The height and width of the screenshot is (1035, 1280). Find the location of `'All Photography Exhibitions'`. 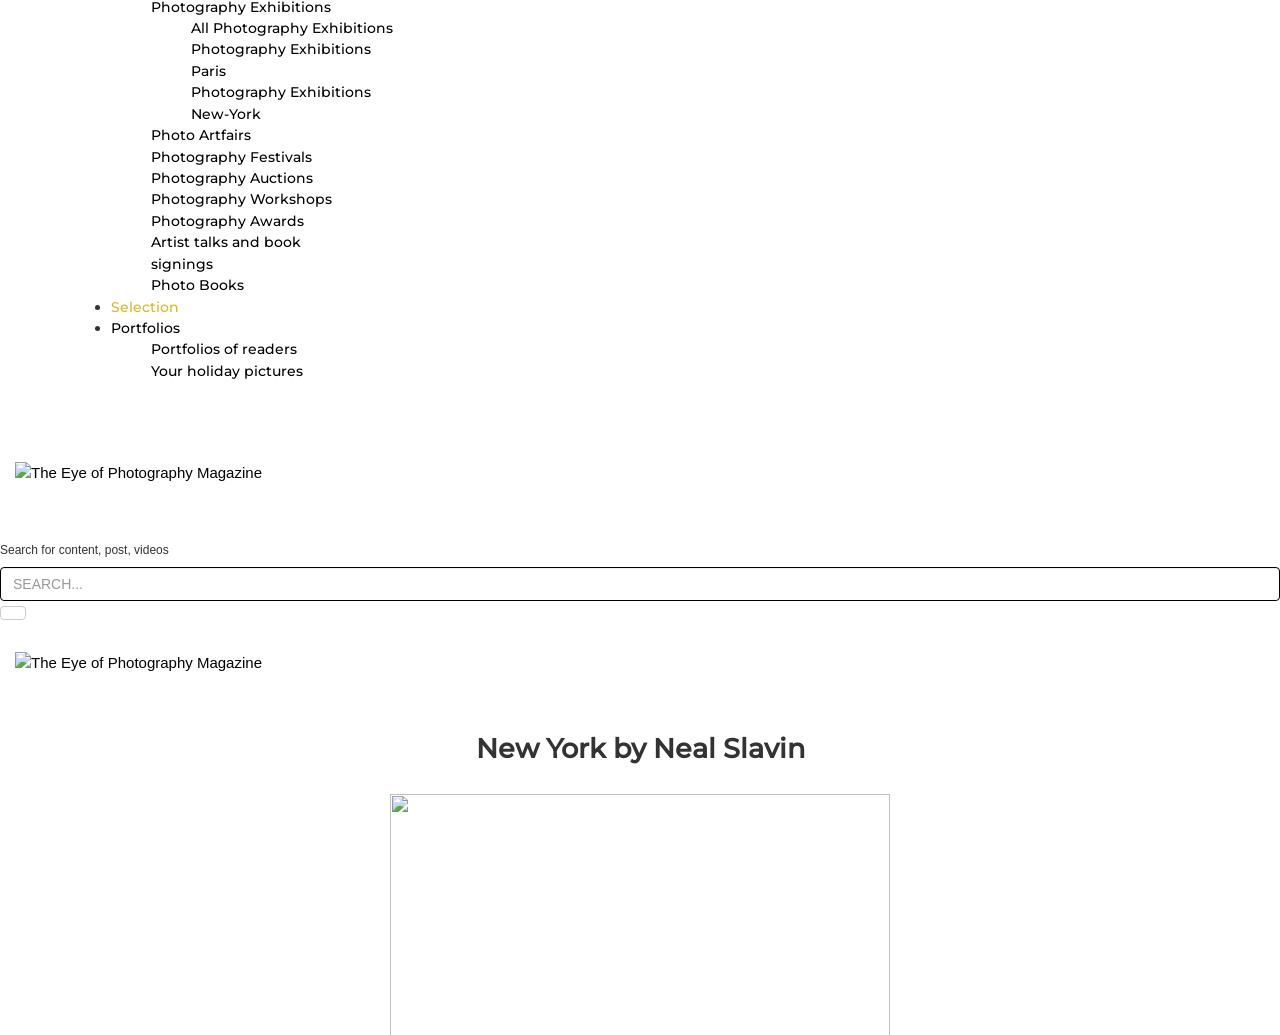

'All Photography Exhibitions' is located at coordinates (190, 28).